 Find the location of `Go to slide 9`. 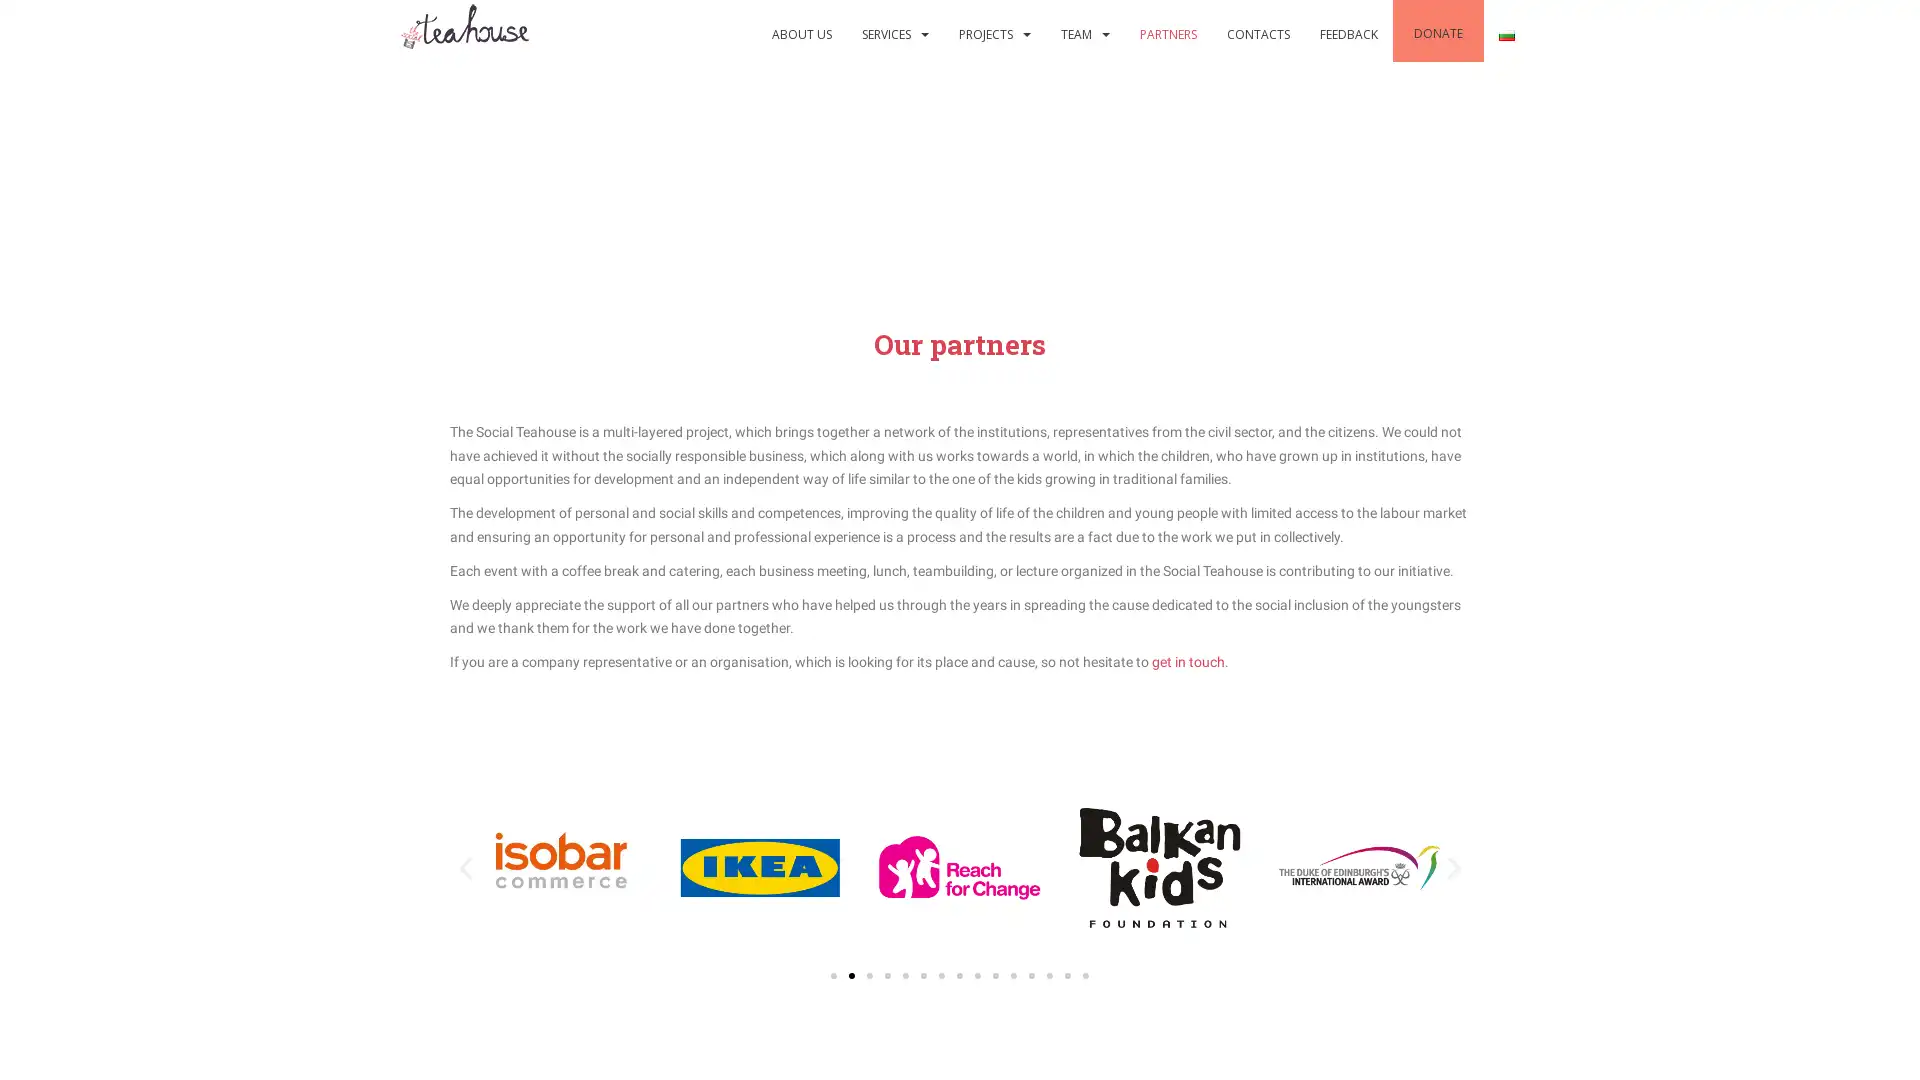

Go to slide 9 is located at coordinates (978, 974).